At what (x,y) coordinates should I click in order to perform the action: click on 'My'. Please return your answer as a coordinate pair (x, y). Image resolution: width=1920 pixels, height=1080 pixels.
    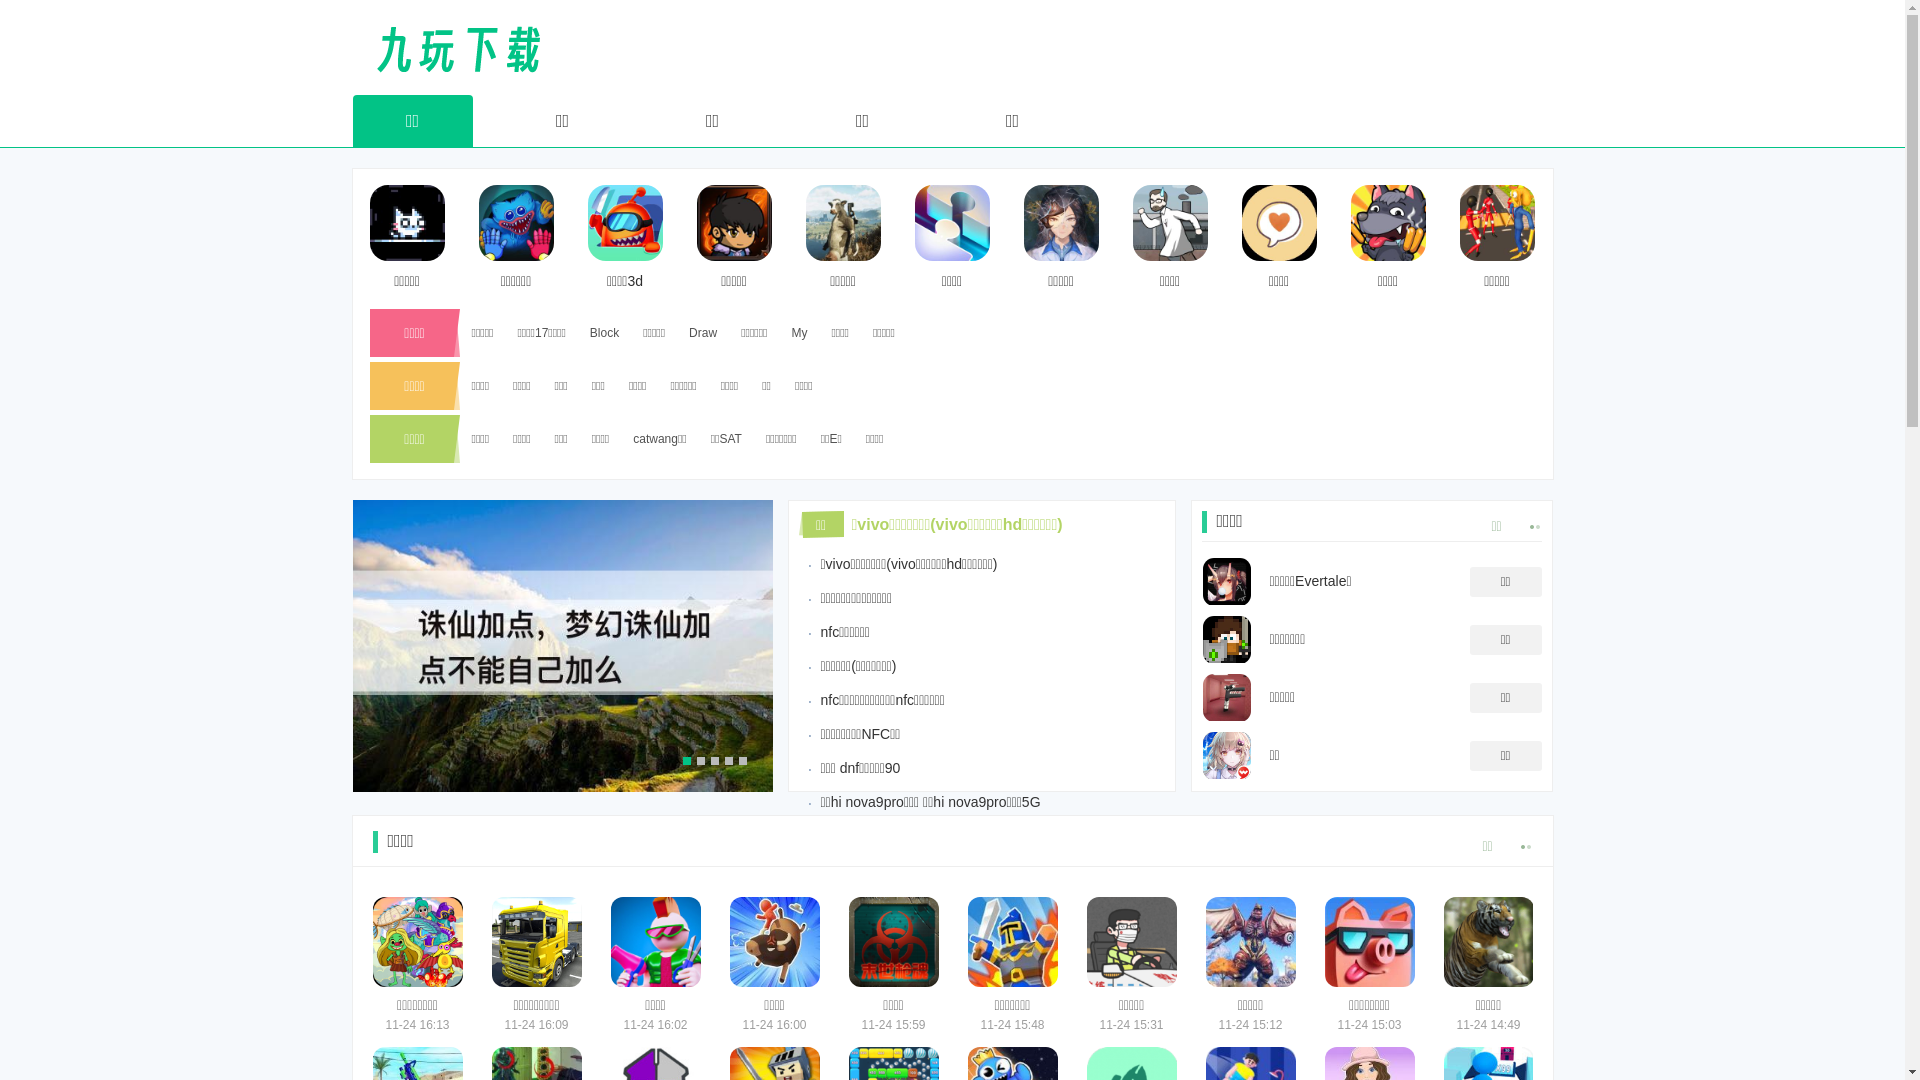
    Looking at the image, I should click on (797, 331).